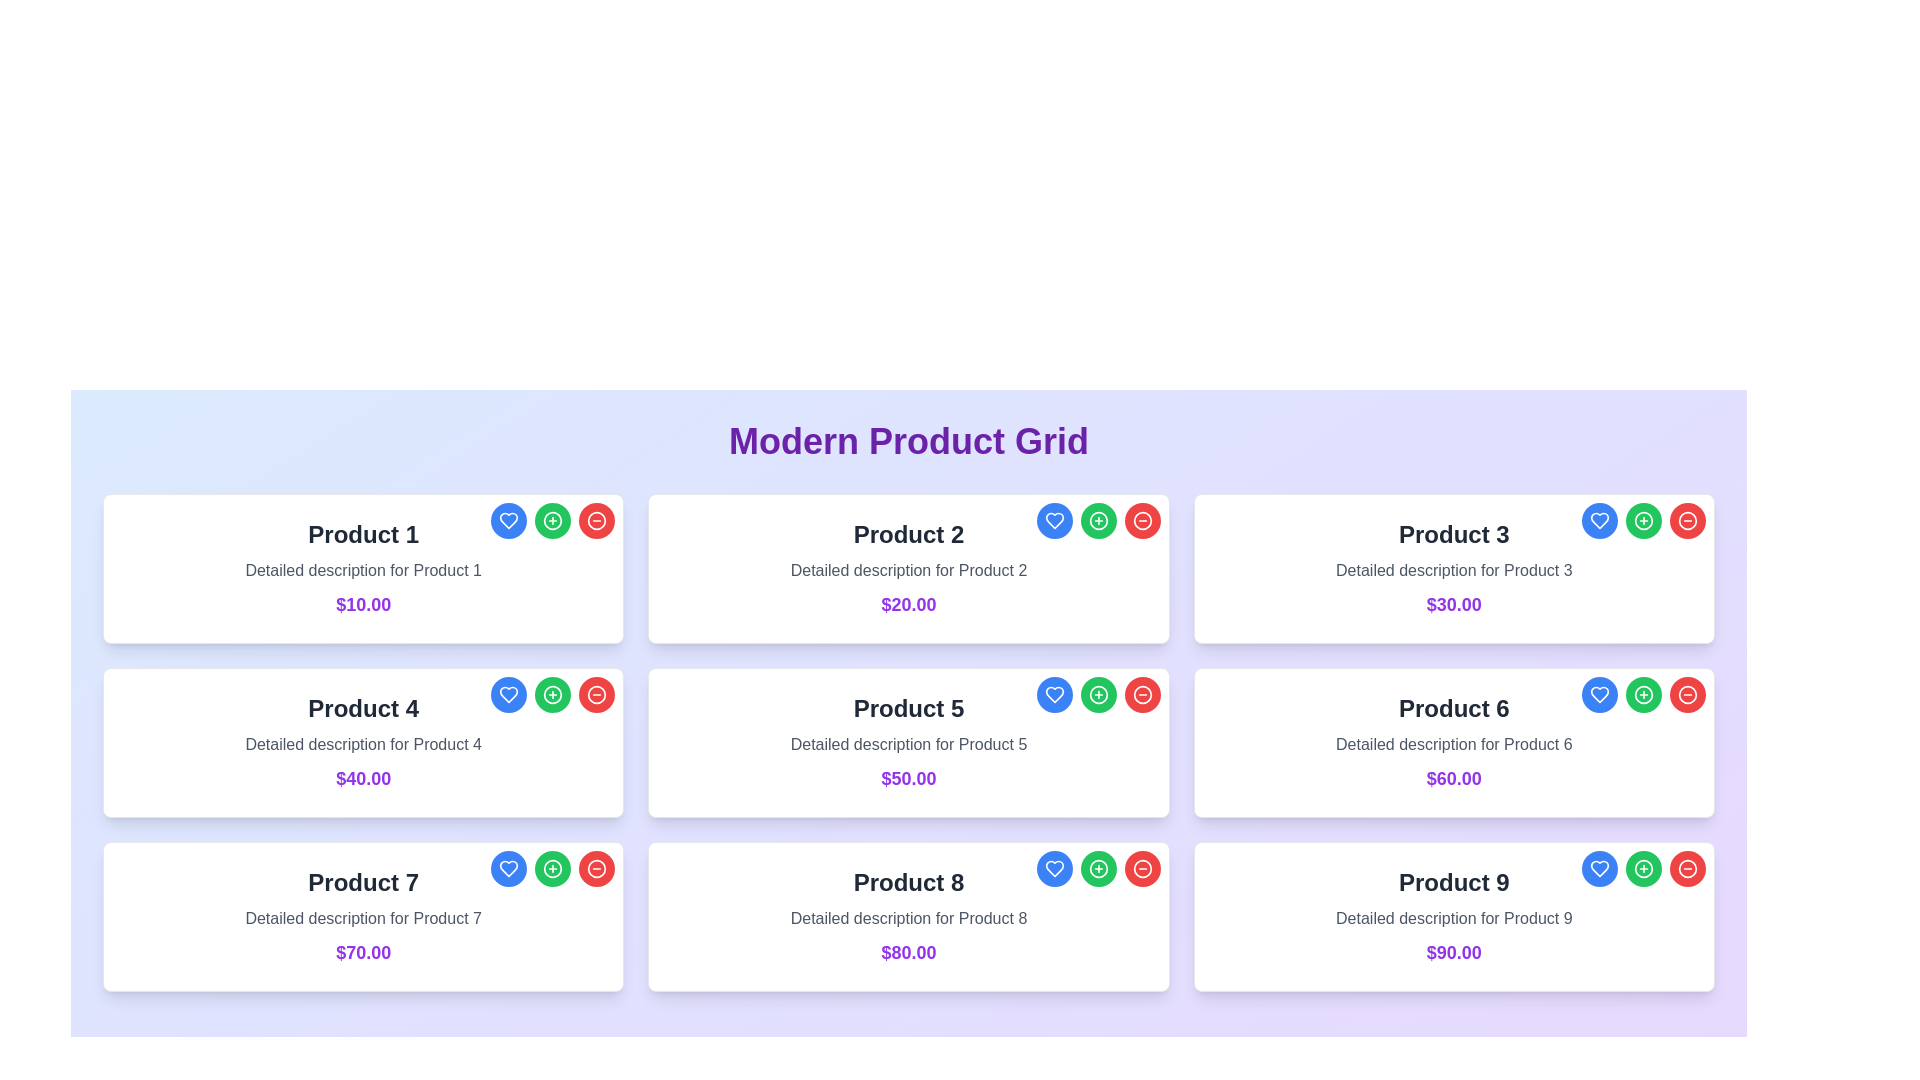 The height and width of the screenshot is (1080, 1920). Describe the element at coordinates (907, 918) in the screenshot. I see `the static text element displaying 'Detailed description for Product 8', located beneath the product header and above the price tag` at that location.